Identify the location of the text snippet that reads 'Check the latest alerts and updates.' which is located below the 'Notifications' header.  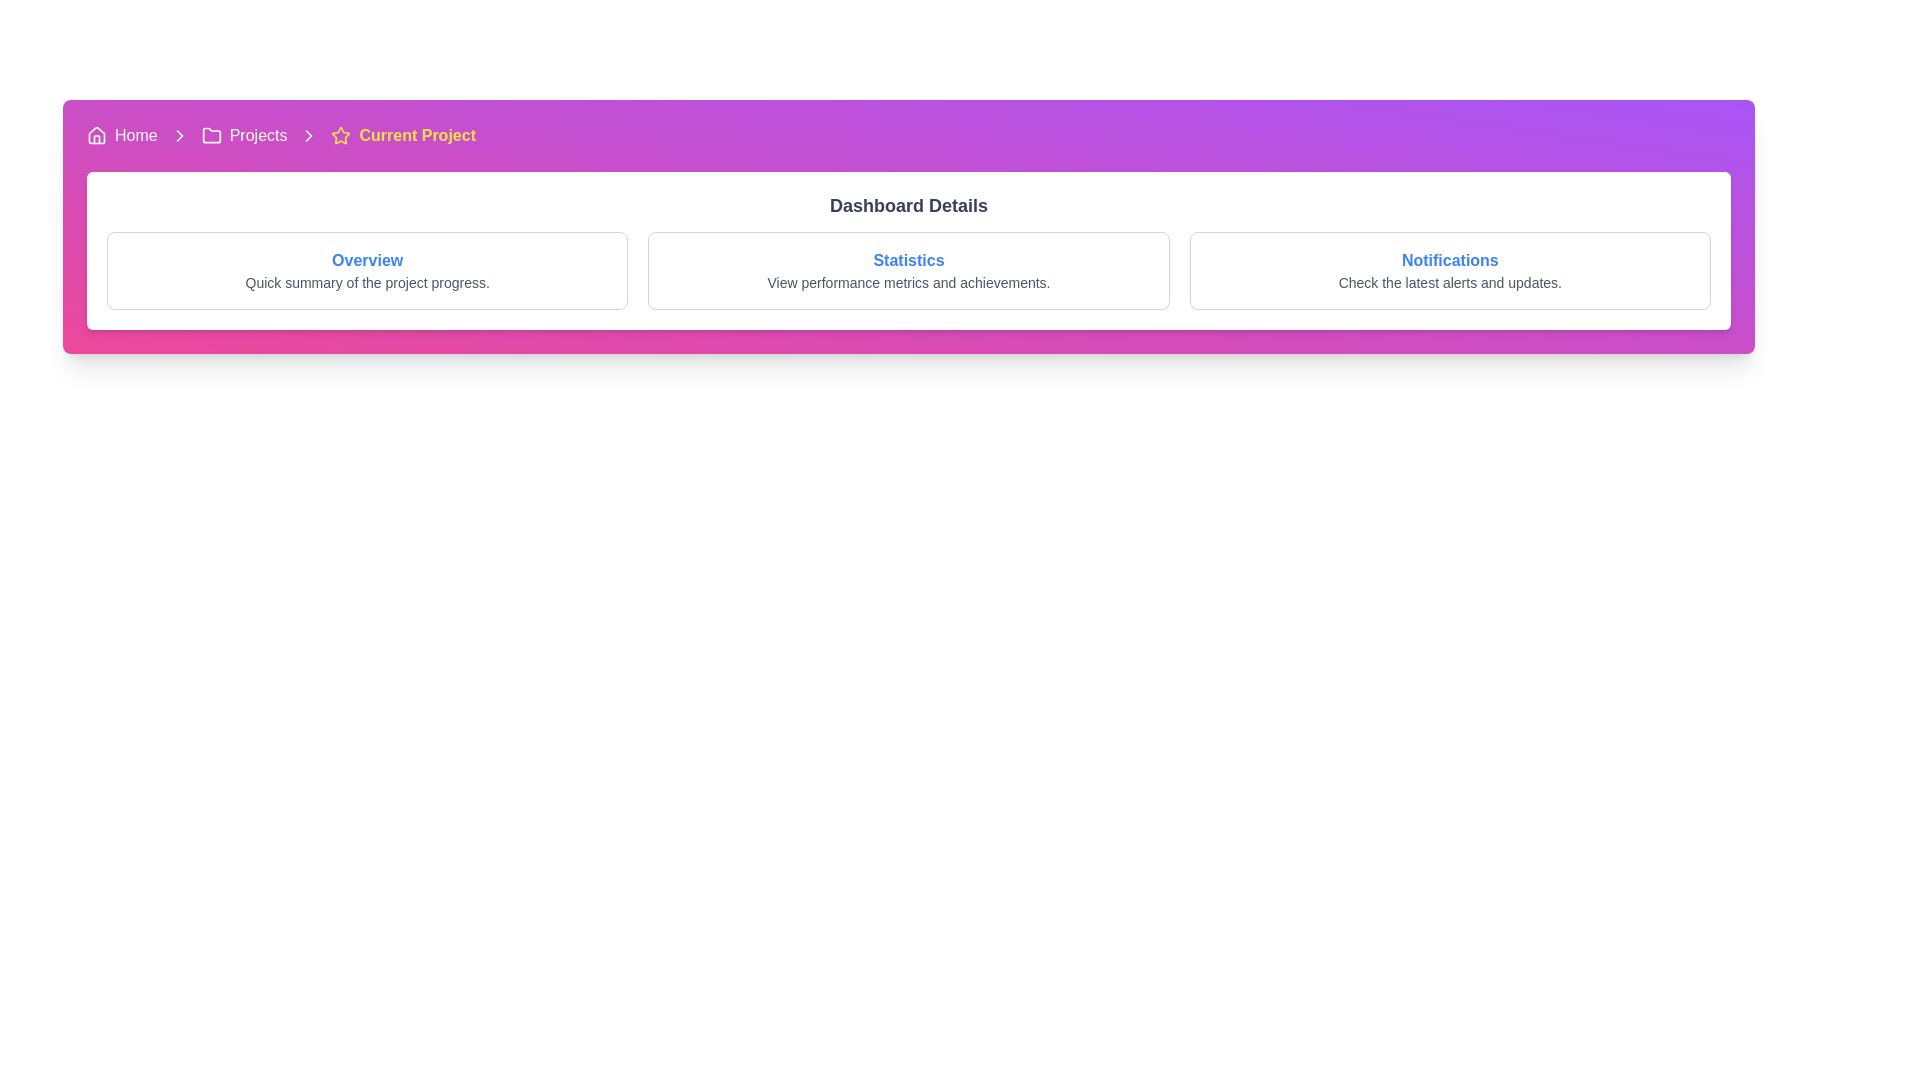
(1450, 282).